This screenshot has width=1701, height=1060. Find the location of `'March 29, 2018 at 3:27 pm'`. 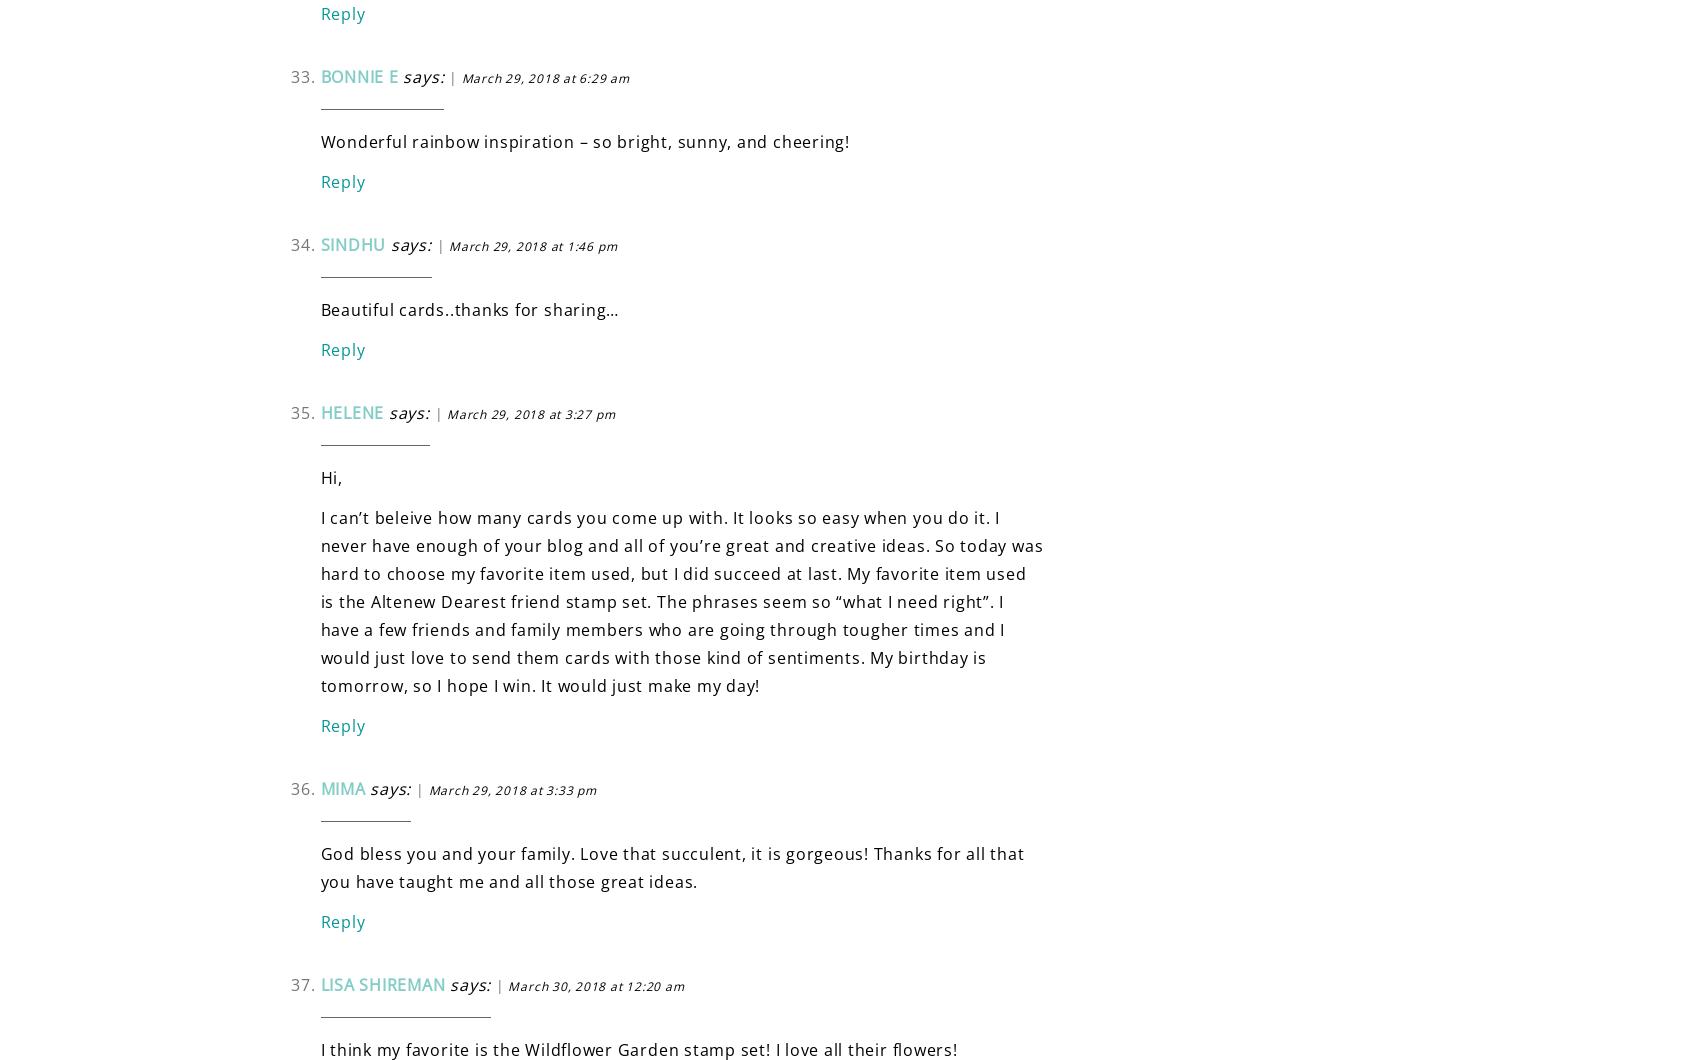

'March 29, 2018 at 3:27 pm' is located at coordinates (531, 412).